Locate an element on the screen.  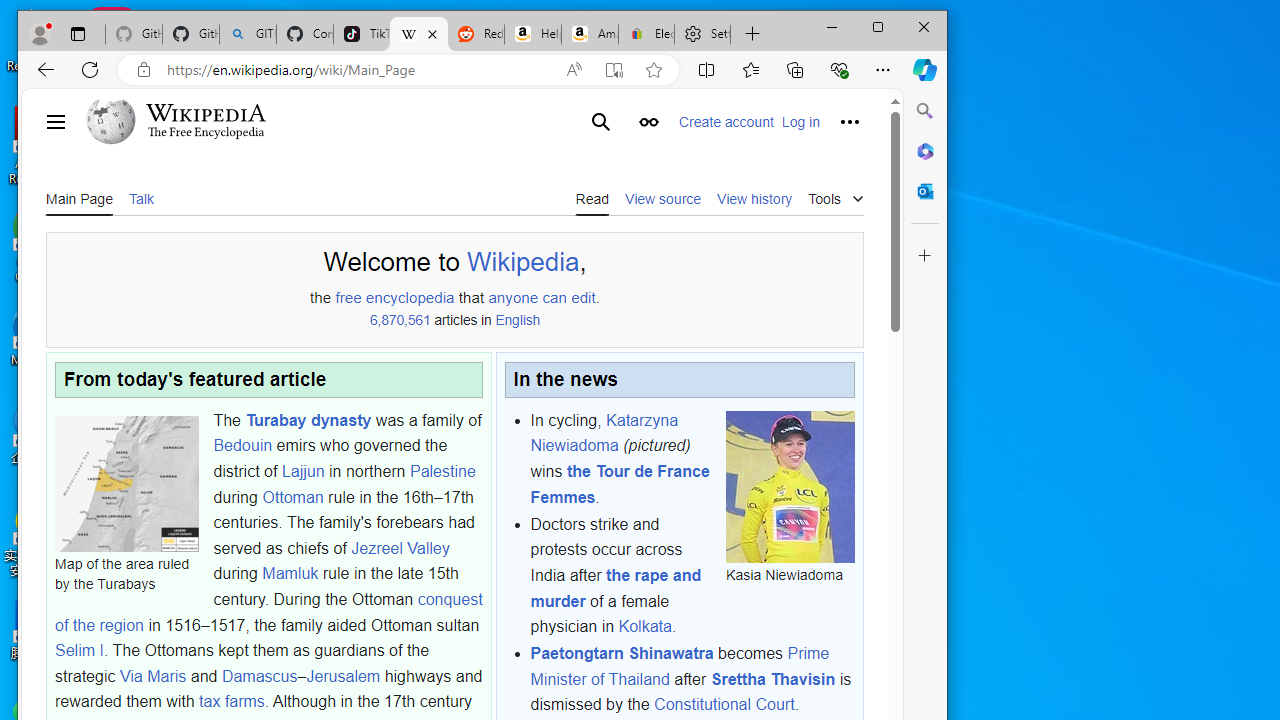
'Jerusalem' is located at coordinates (343, 675).